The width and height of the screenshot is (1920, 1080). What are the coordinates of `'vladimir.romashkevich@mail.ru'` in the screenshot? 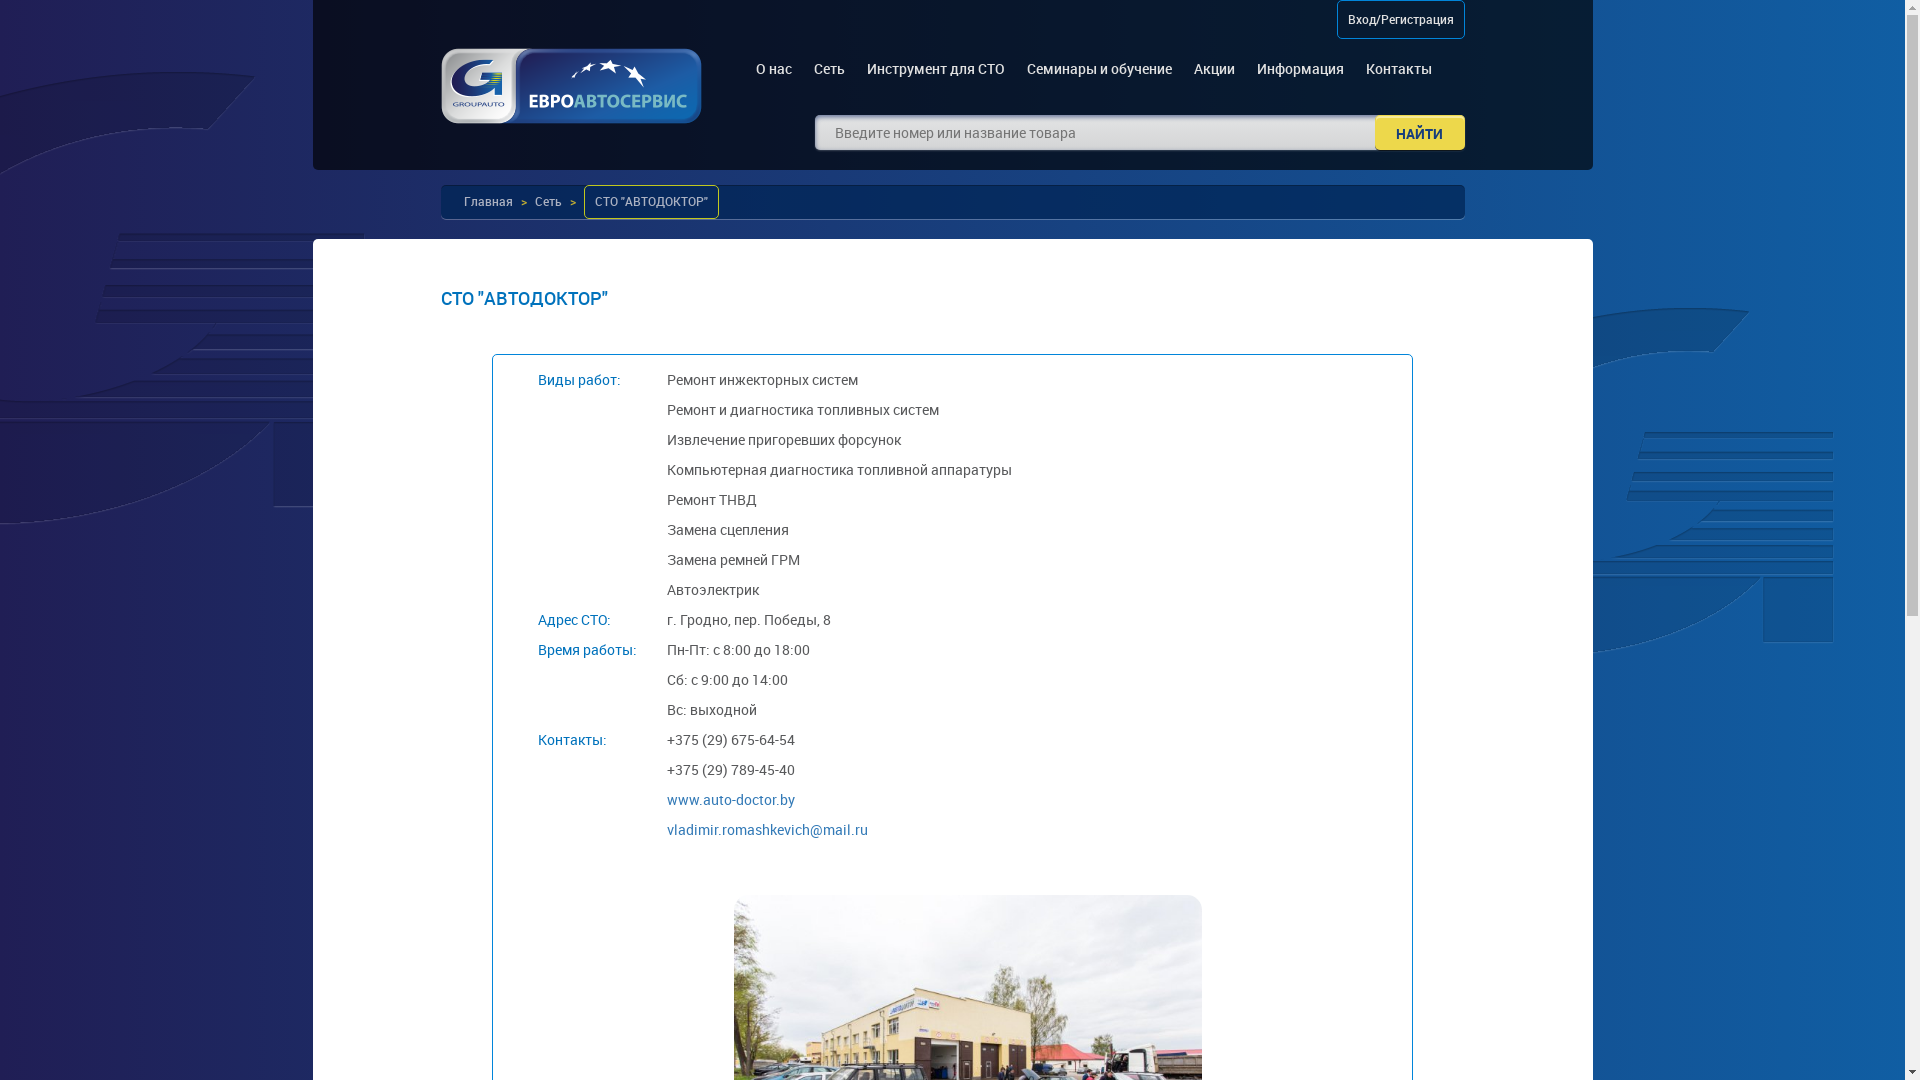 It's located at (766, 829).